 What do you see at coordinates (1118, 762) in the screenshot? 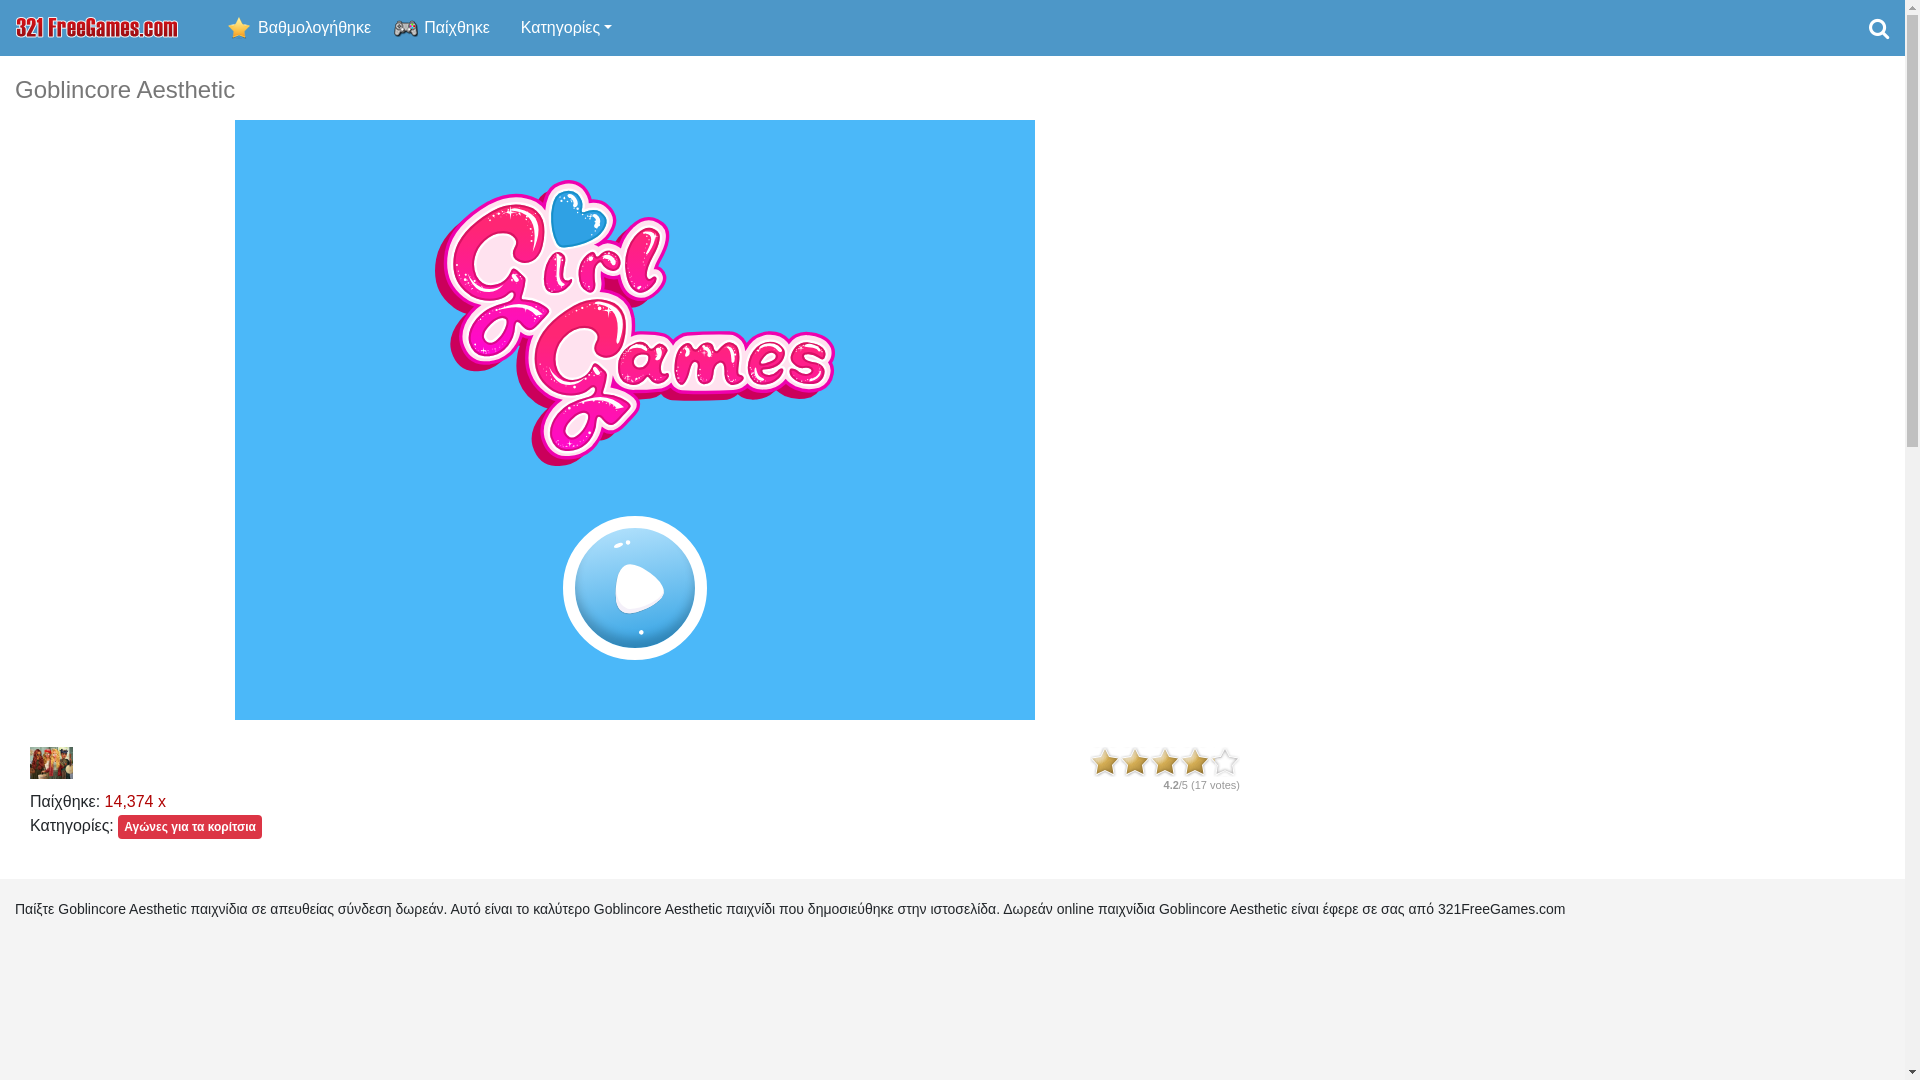
I see `'2'` at bounding box center [1118, 762].